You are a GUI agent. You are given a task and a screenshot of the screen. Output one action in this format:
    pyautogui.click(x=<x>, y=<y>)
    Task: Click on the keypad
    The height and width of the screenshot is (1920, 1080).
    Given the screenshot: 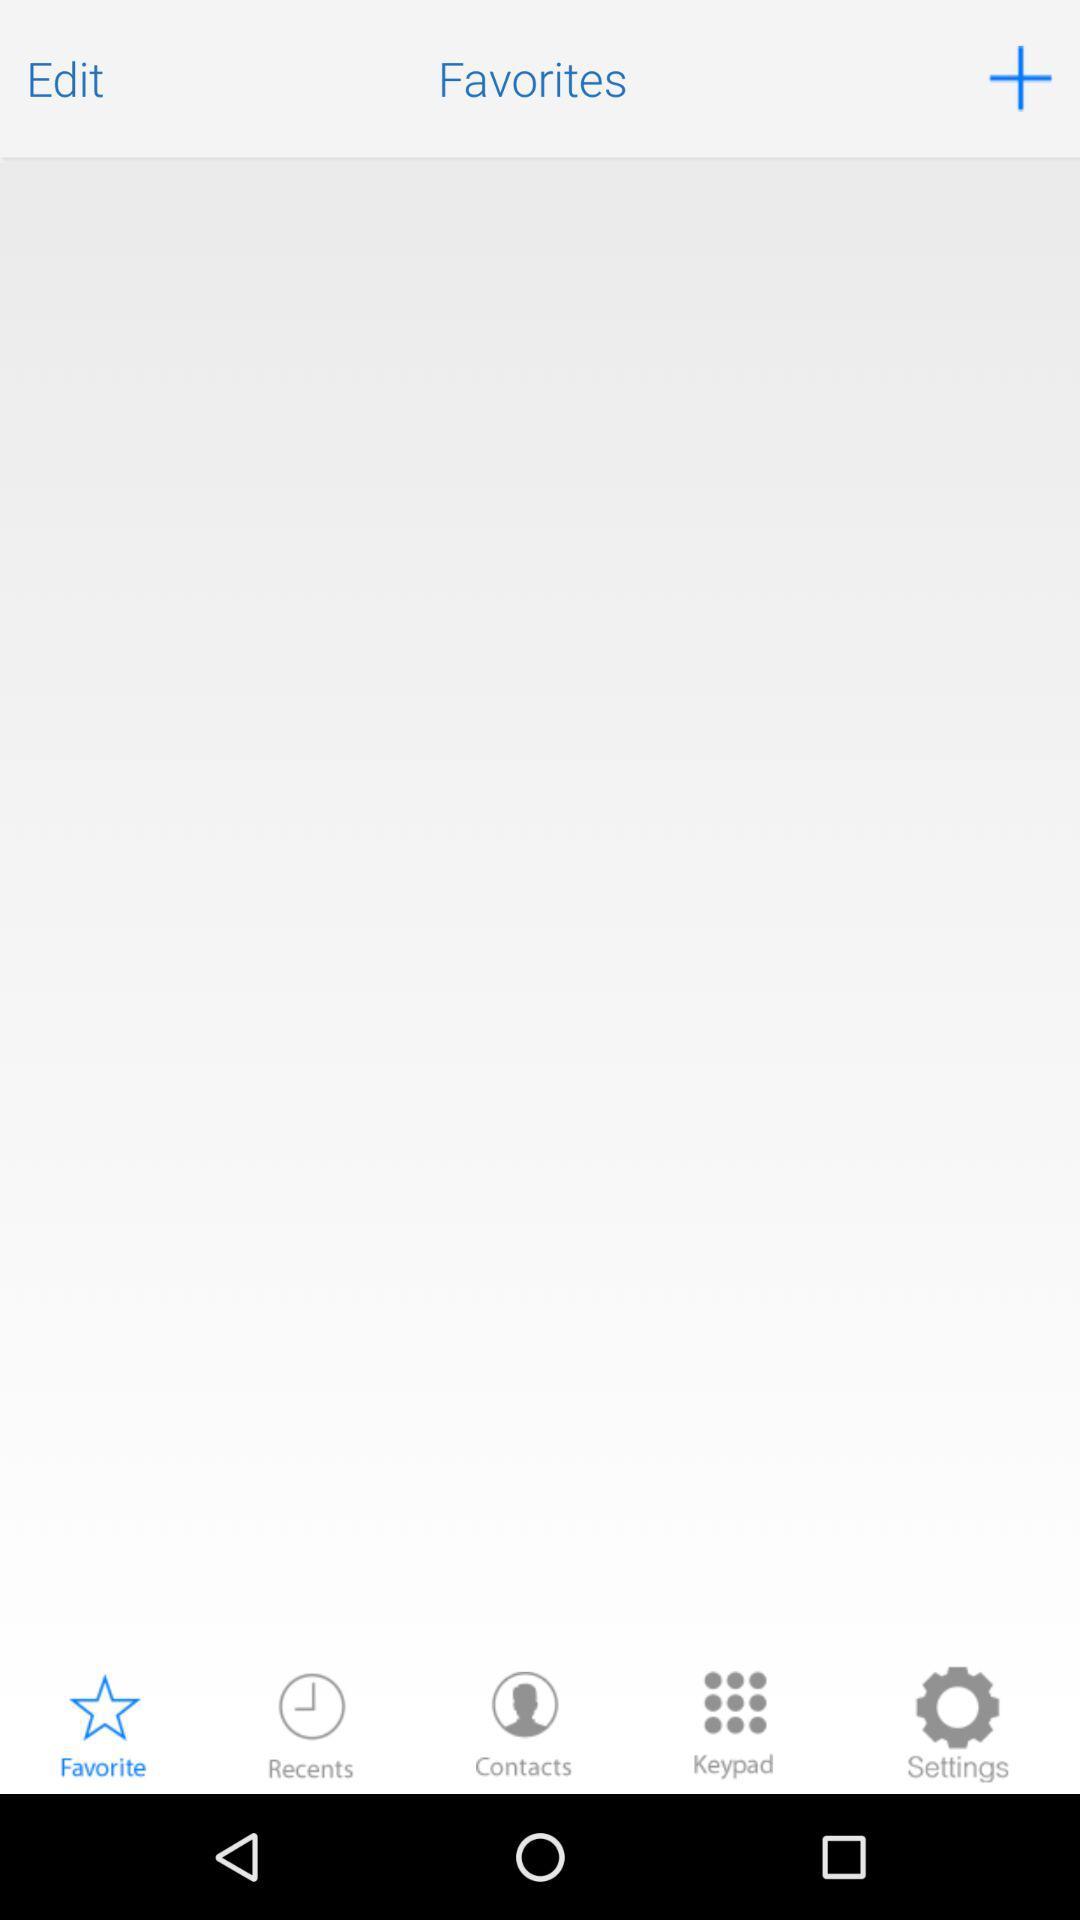 What is the action you would take?
    pyautogui.click(x=733, y=1723)
    